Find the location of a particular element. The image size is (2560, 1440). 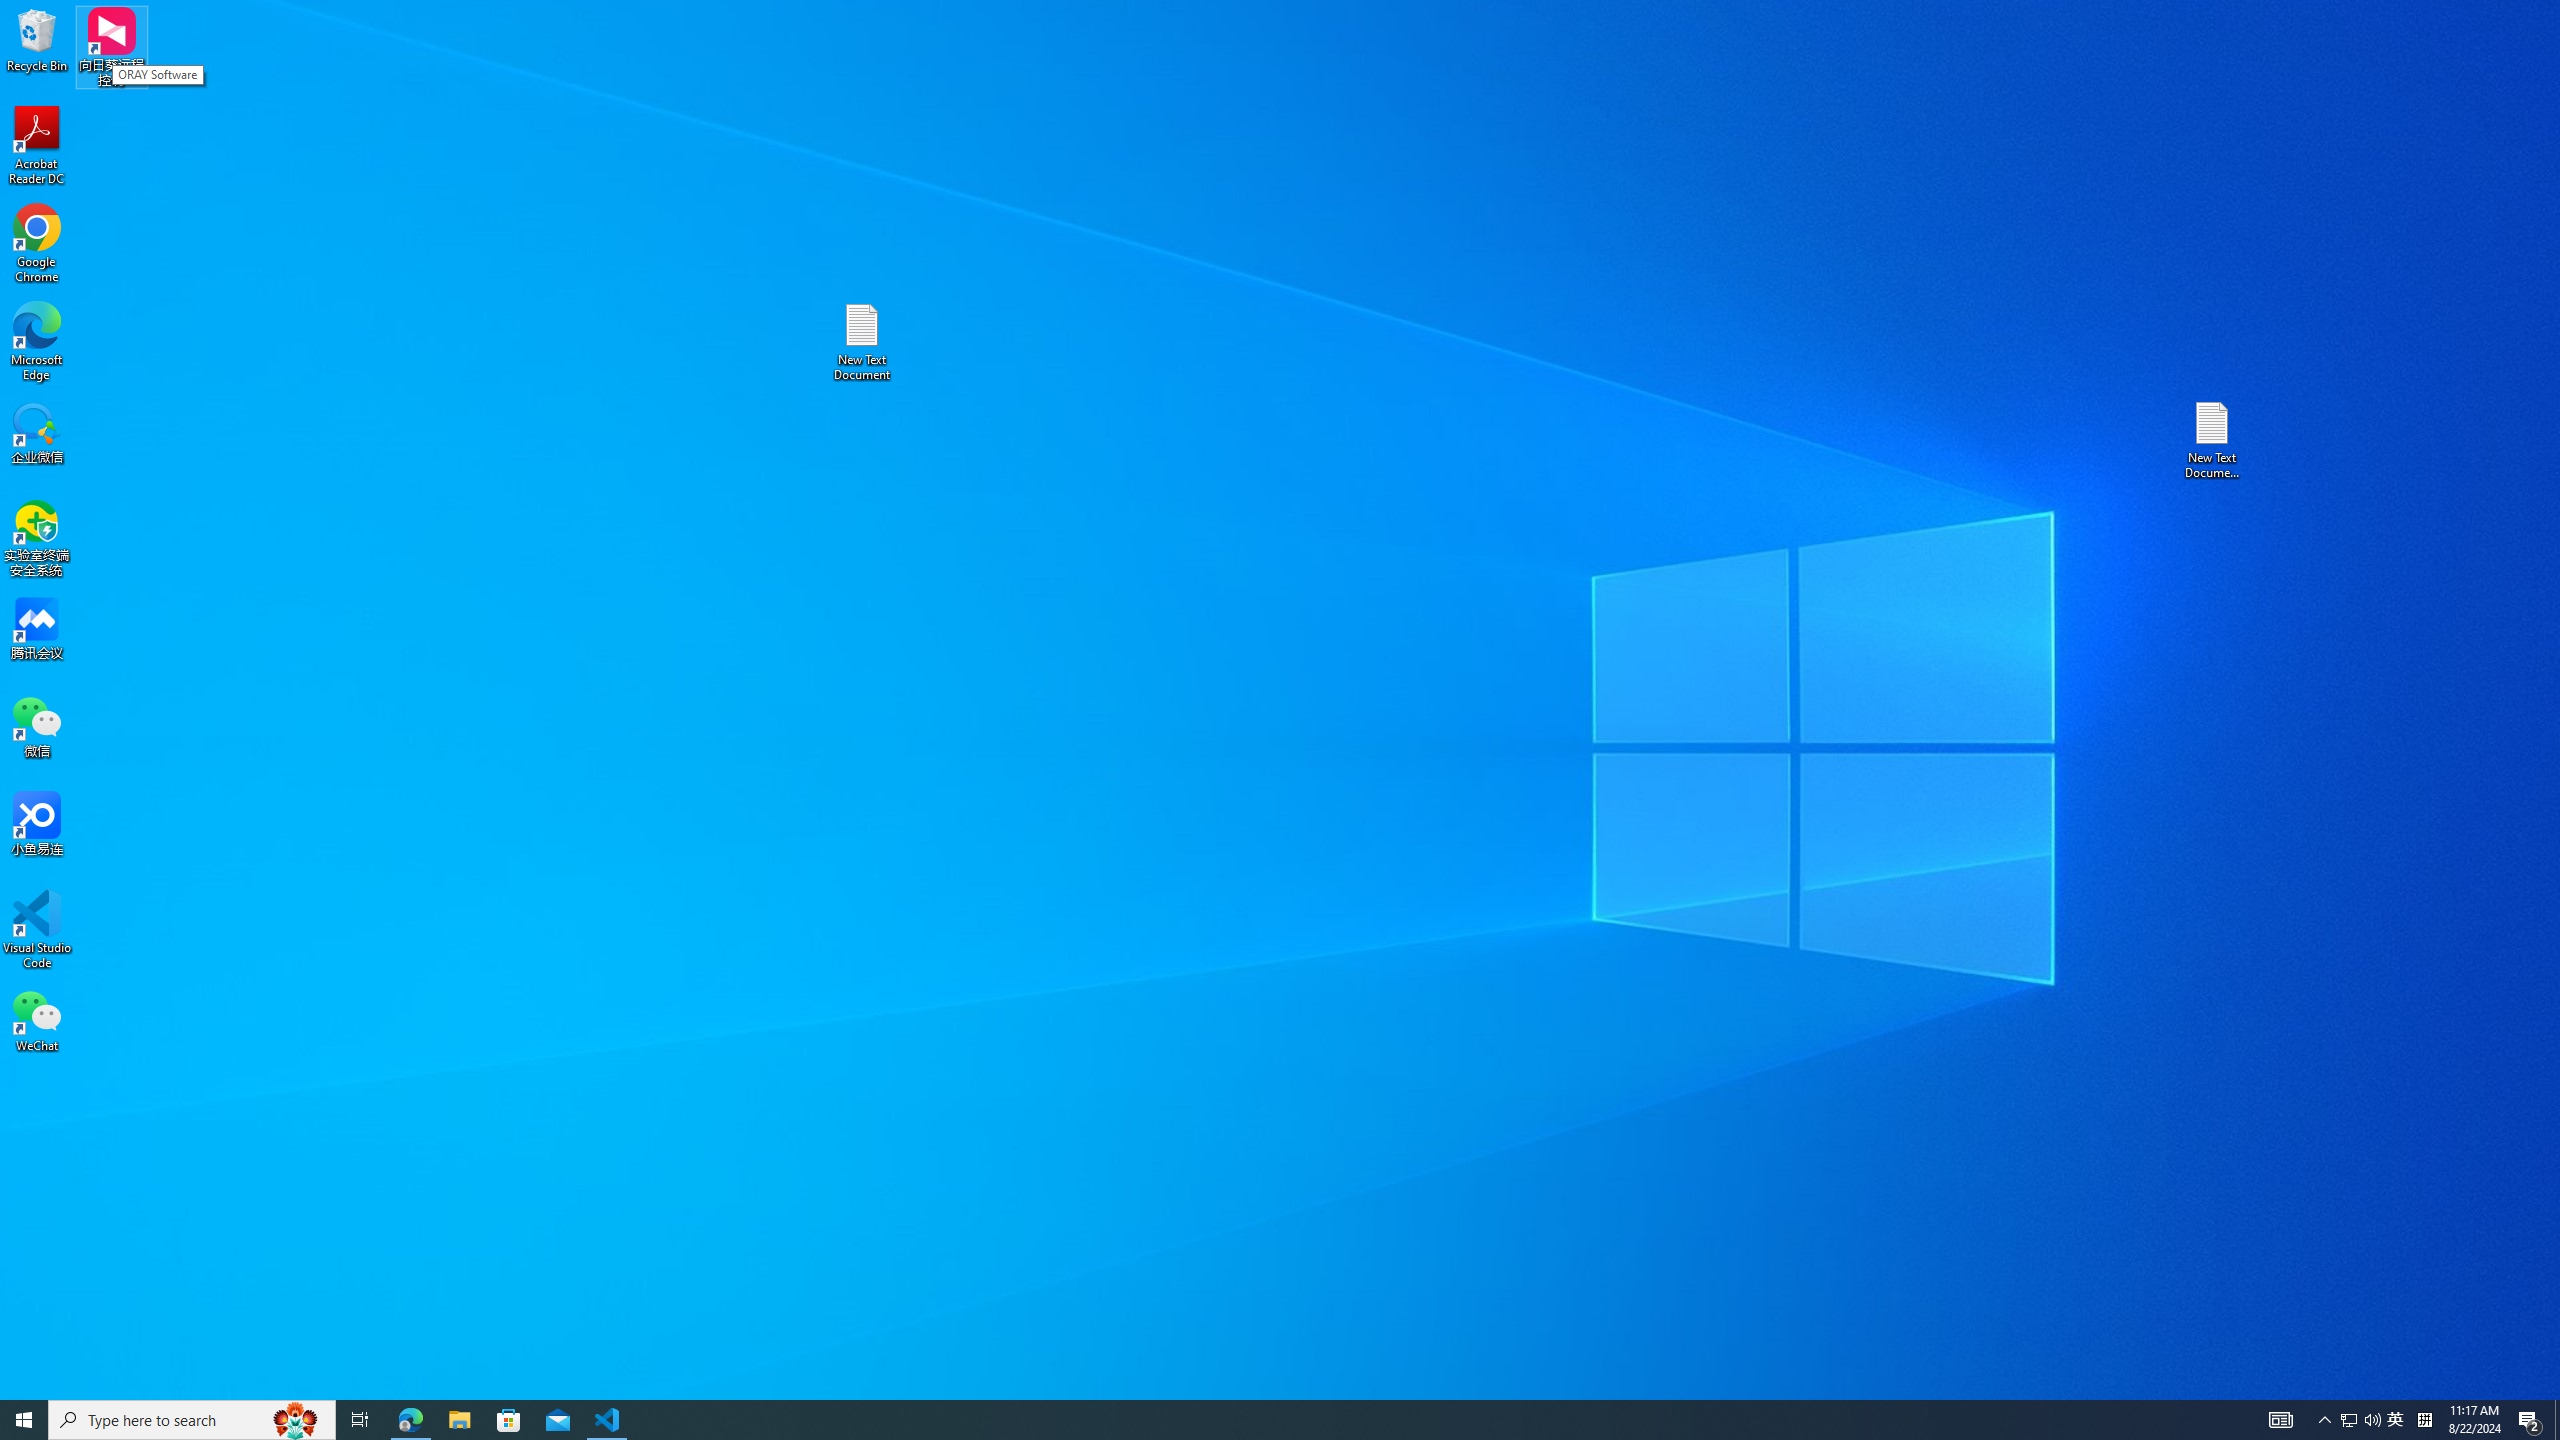

'WeChat' is located at coordinates (36, 1019).